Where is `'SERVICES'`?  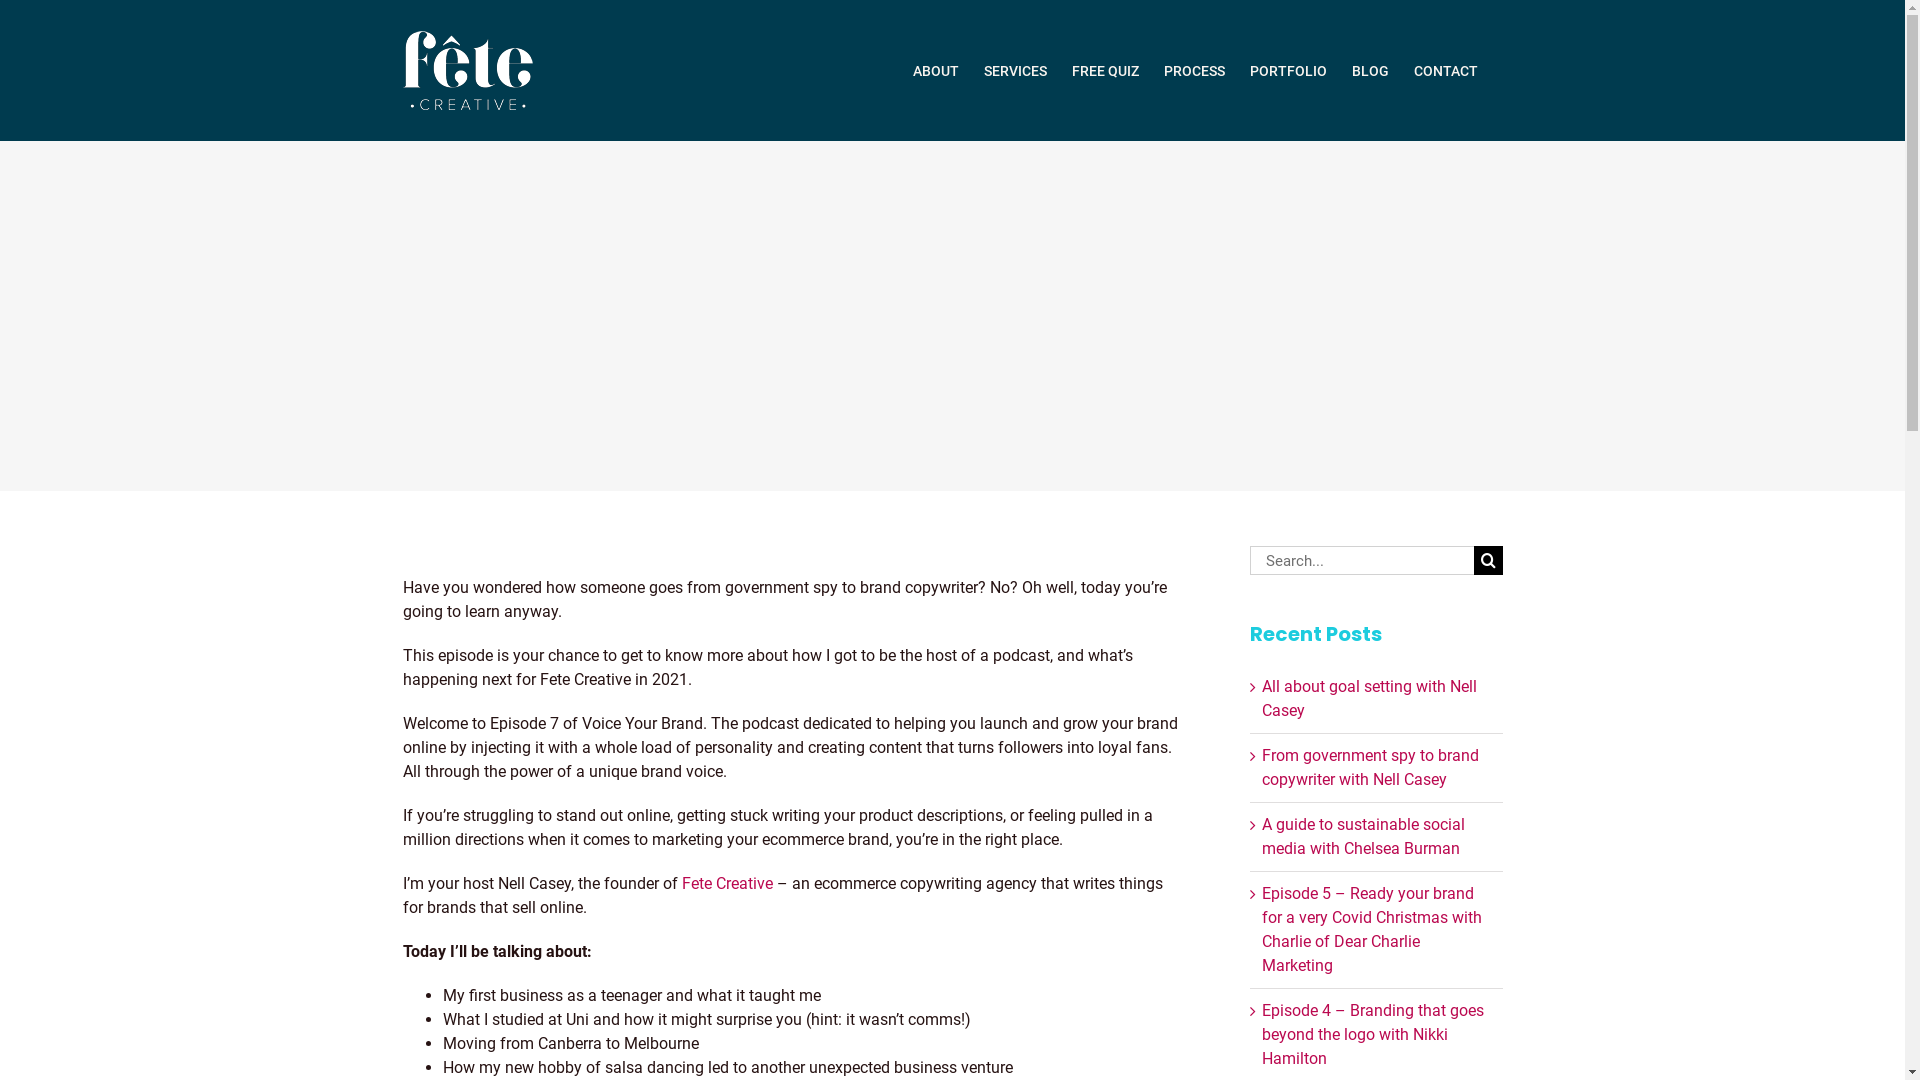
'SERVICES' is located at coordinates (983, 69).